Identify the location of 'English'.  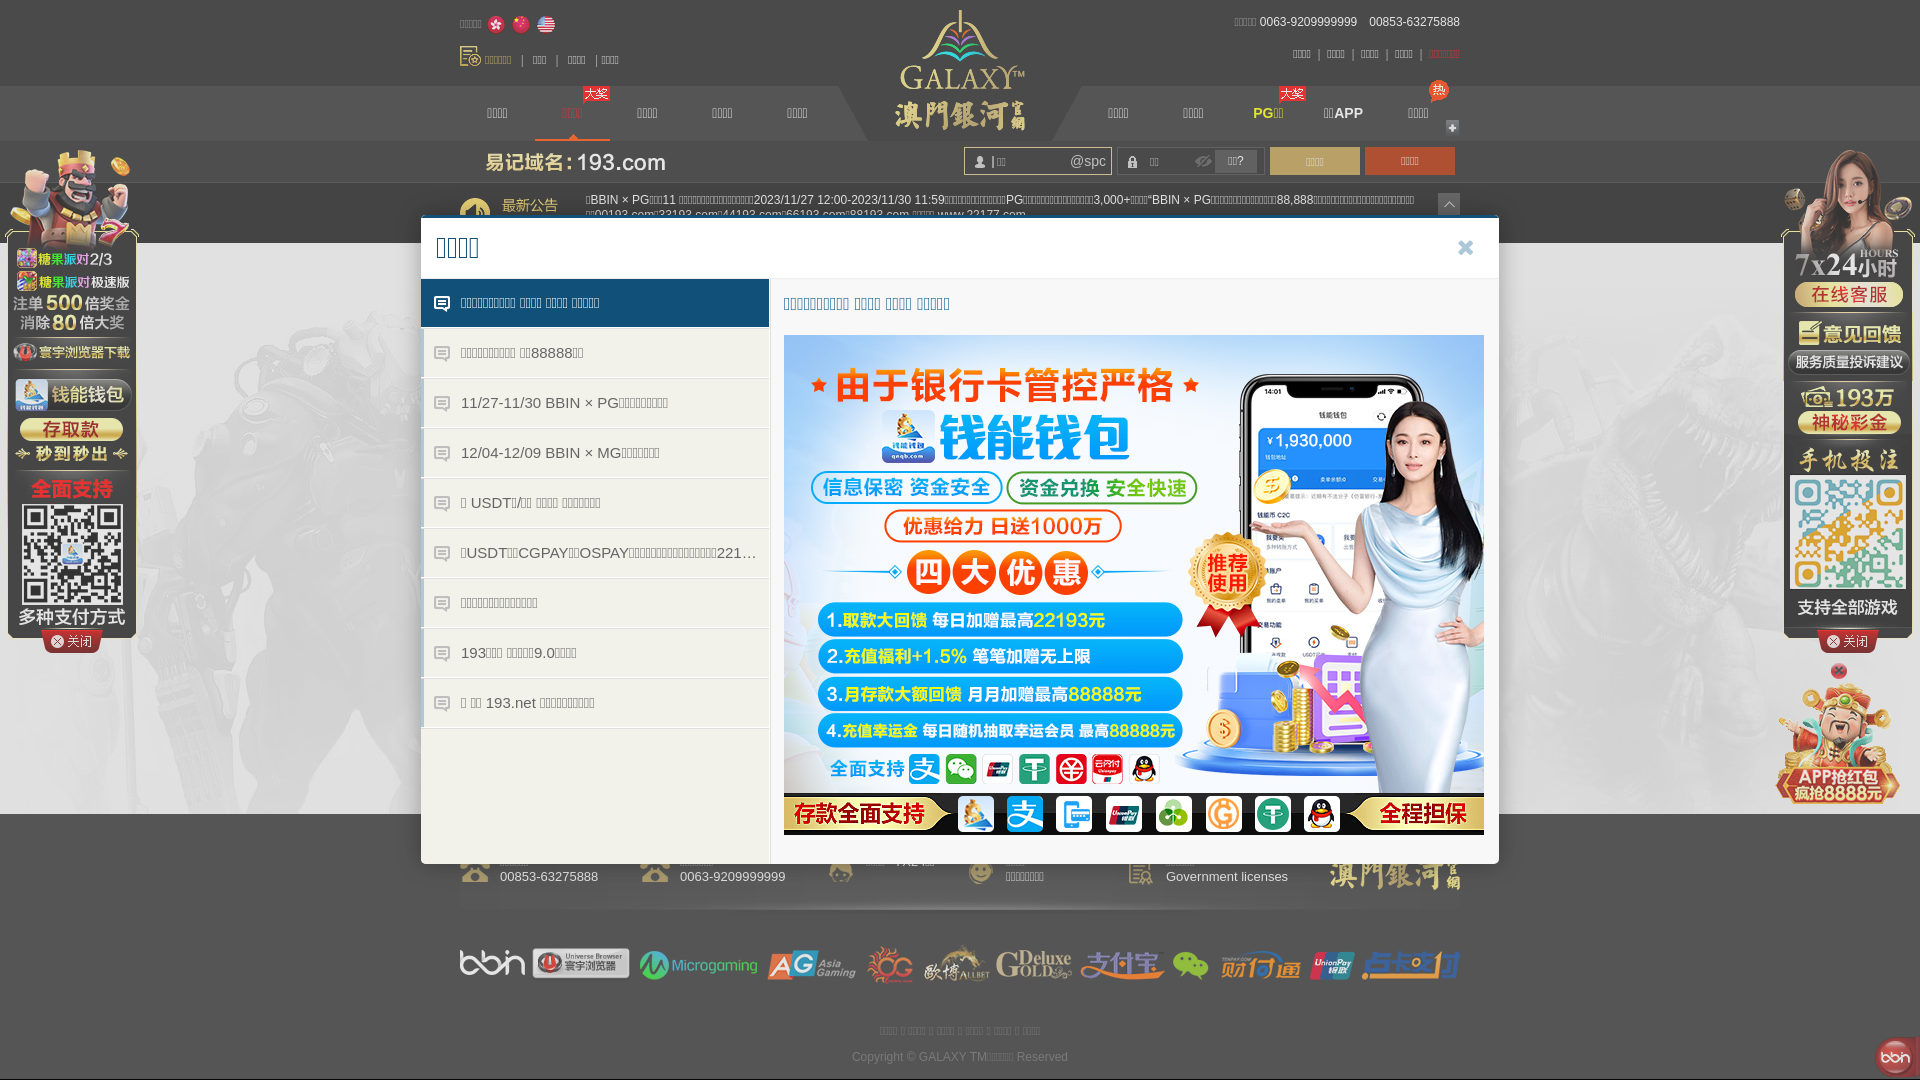
(546, 24).